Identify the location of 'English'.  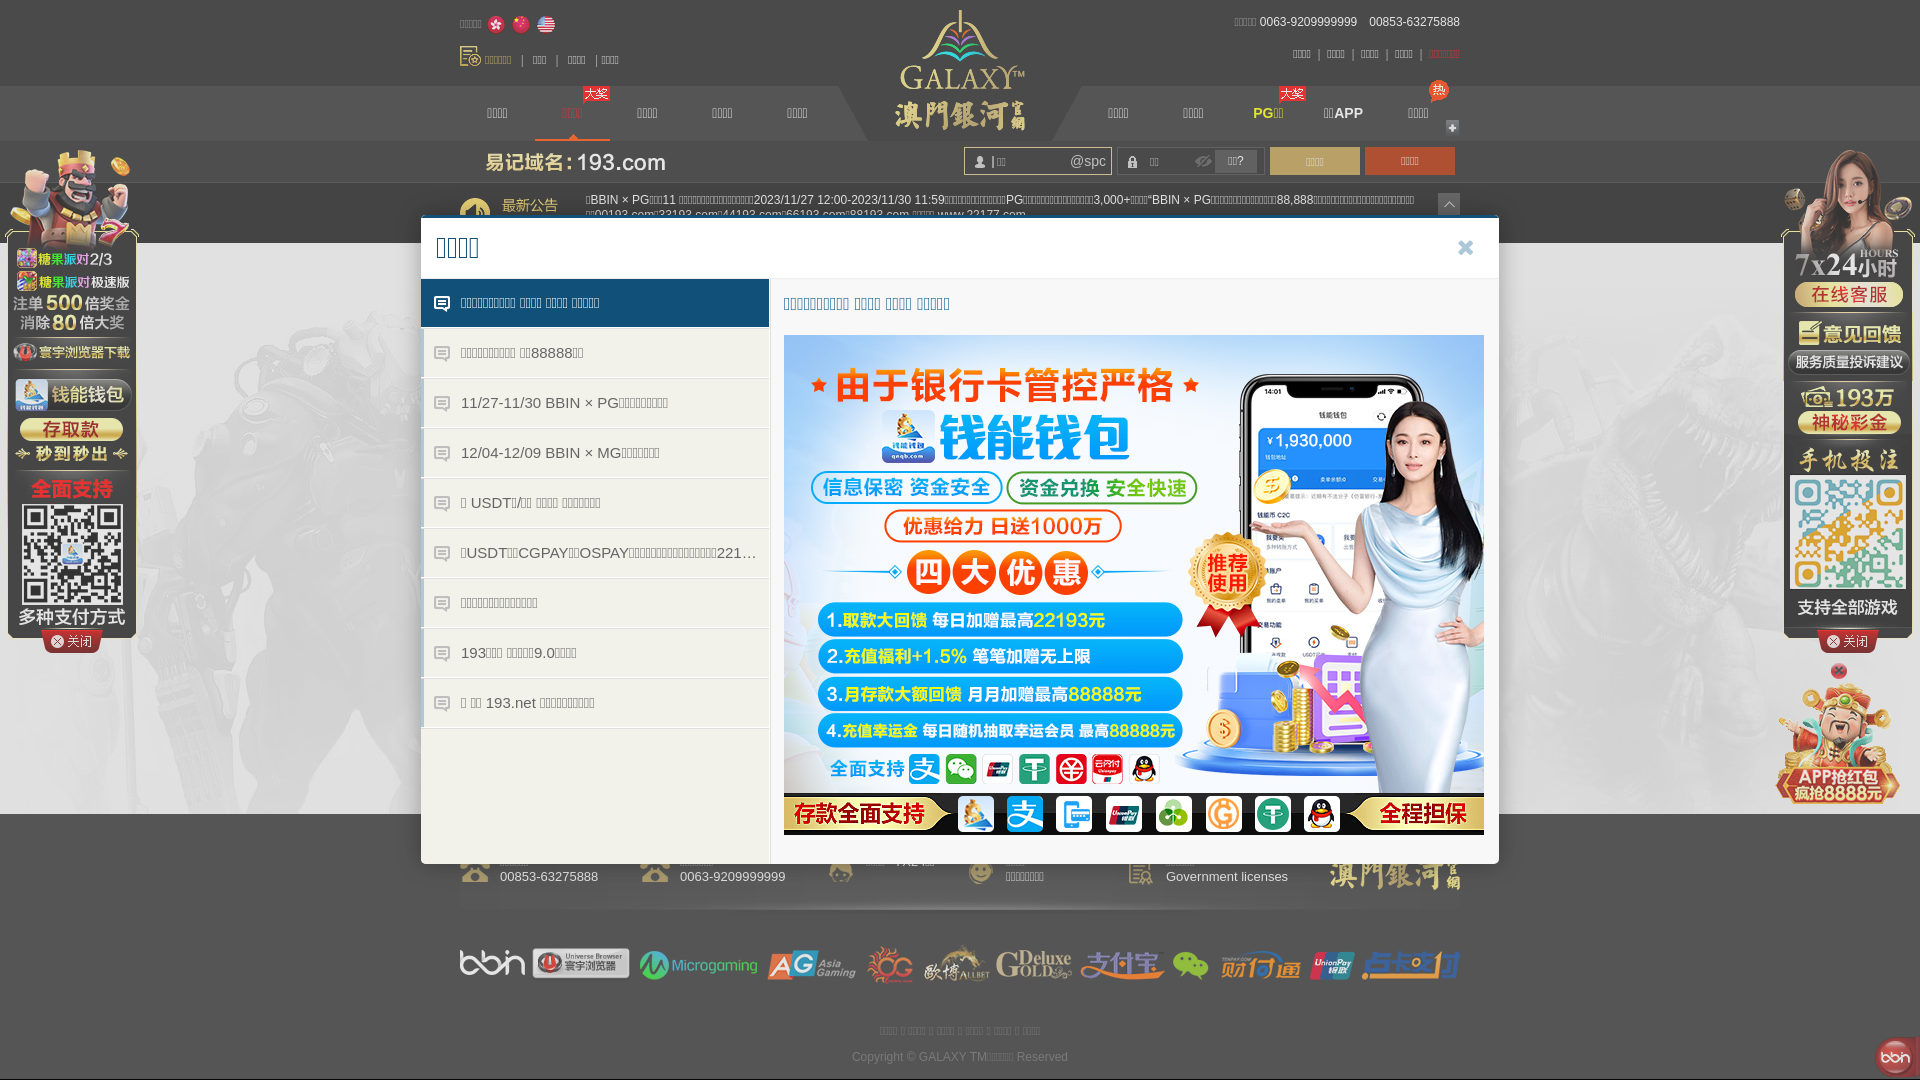
(546, 24).